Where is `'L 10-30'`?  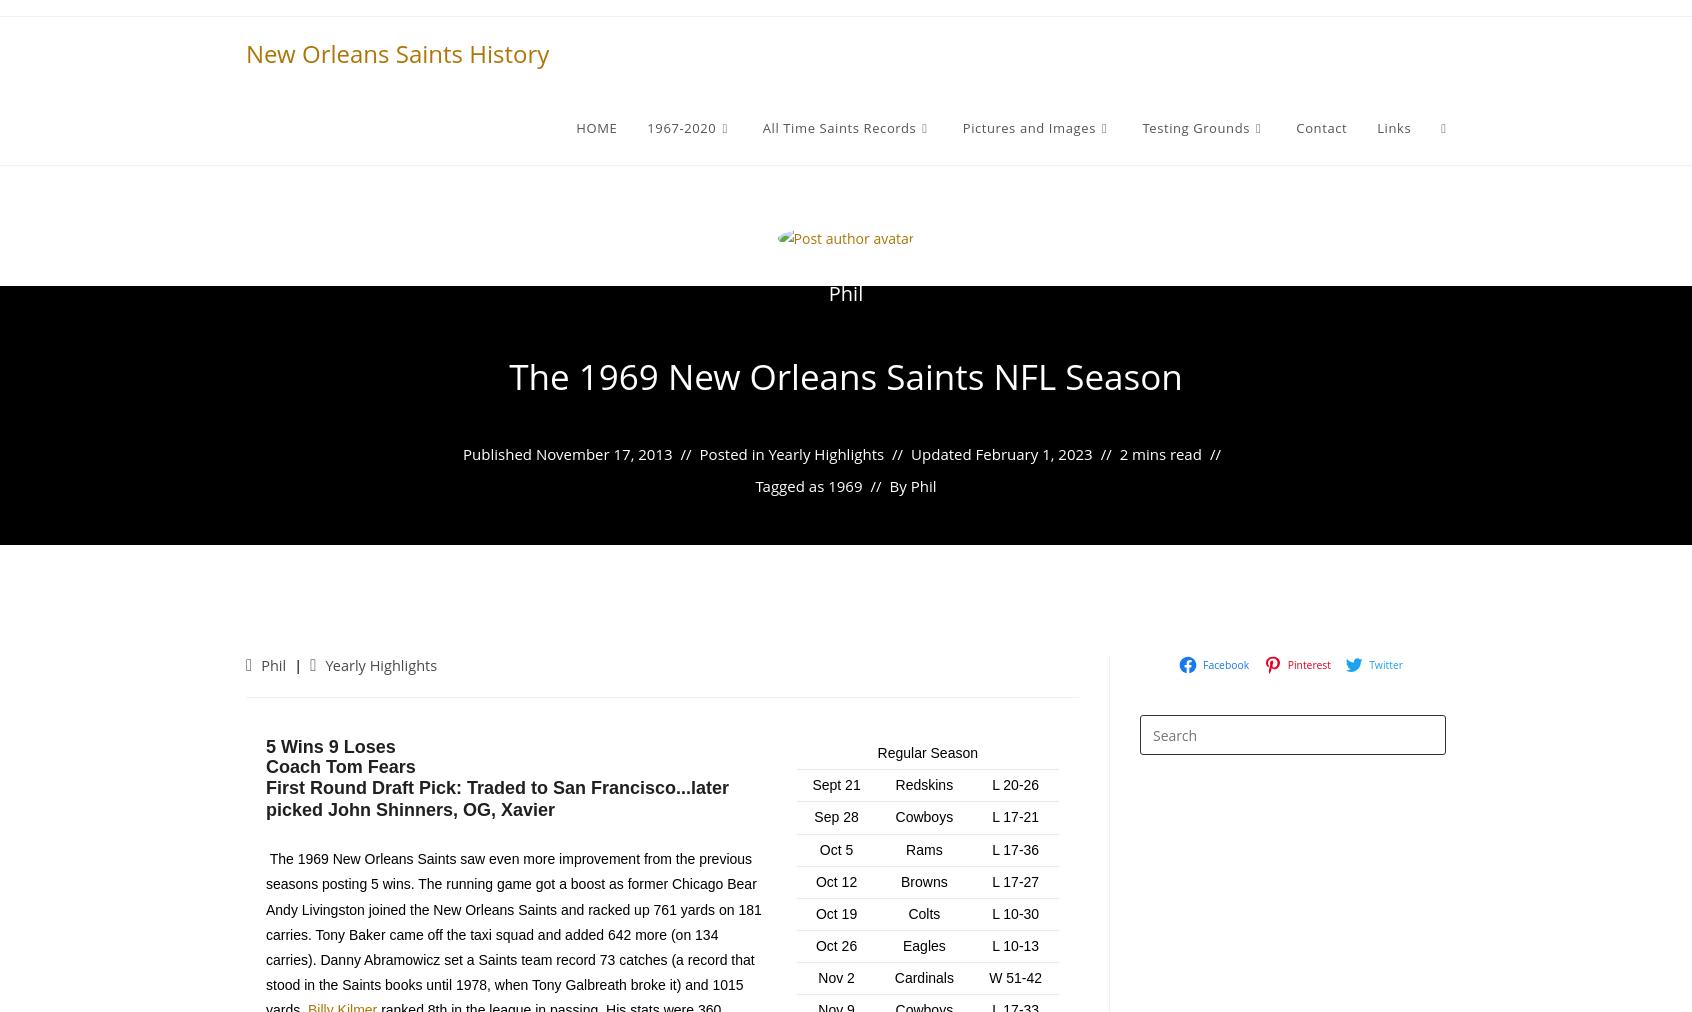
'L 10-30' is located at coordinates (1014, 913).